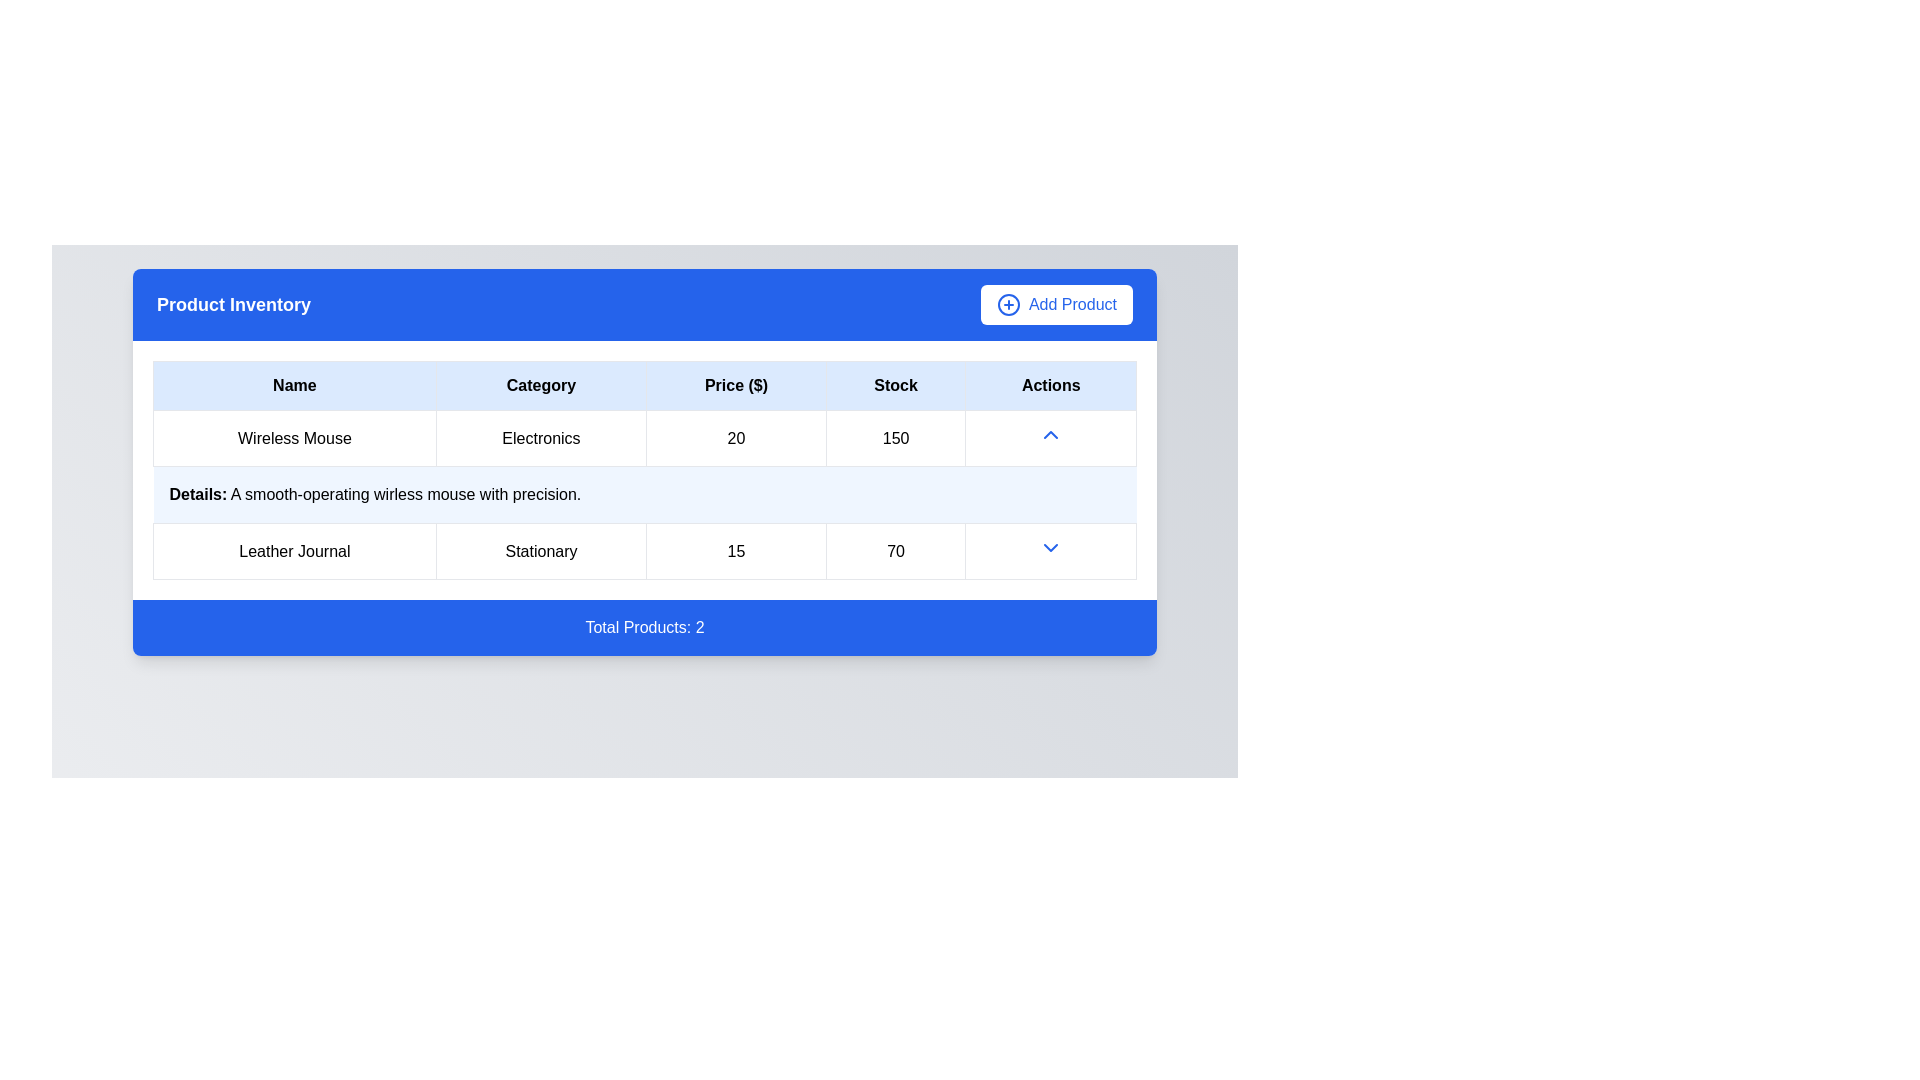 Image resolution: width=1920 pixels, height=1080 pixels. I want to click on the informational label at the bottom of the product inventory card that displays 'Total Products: 2', so click(644, 627).